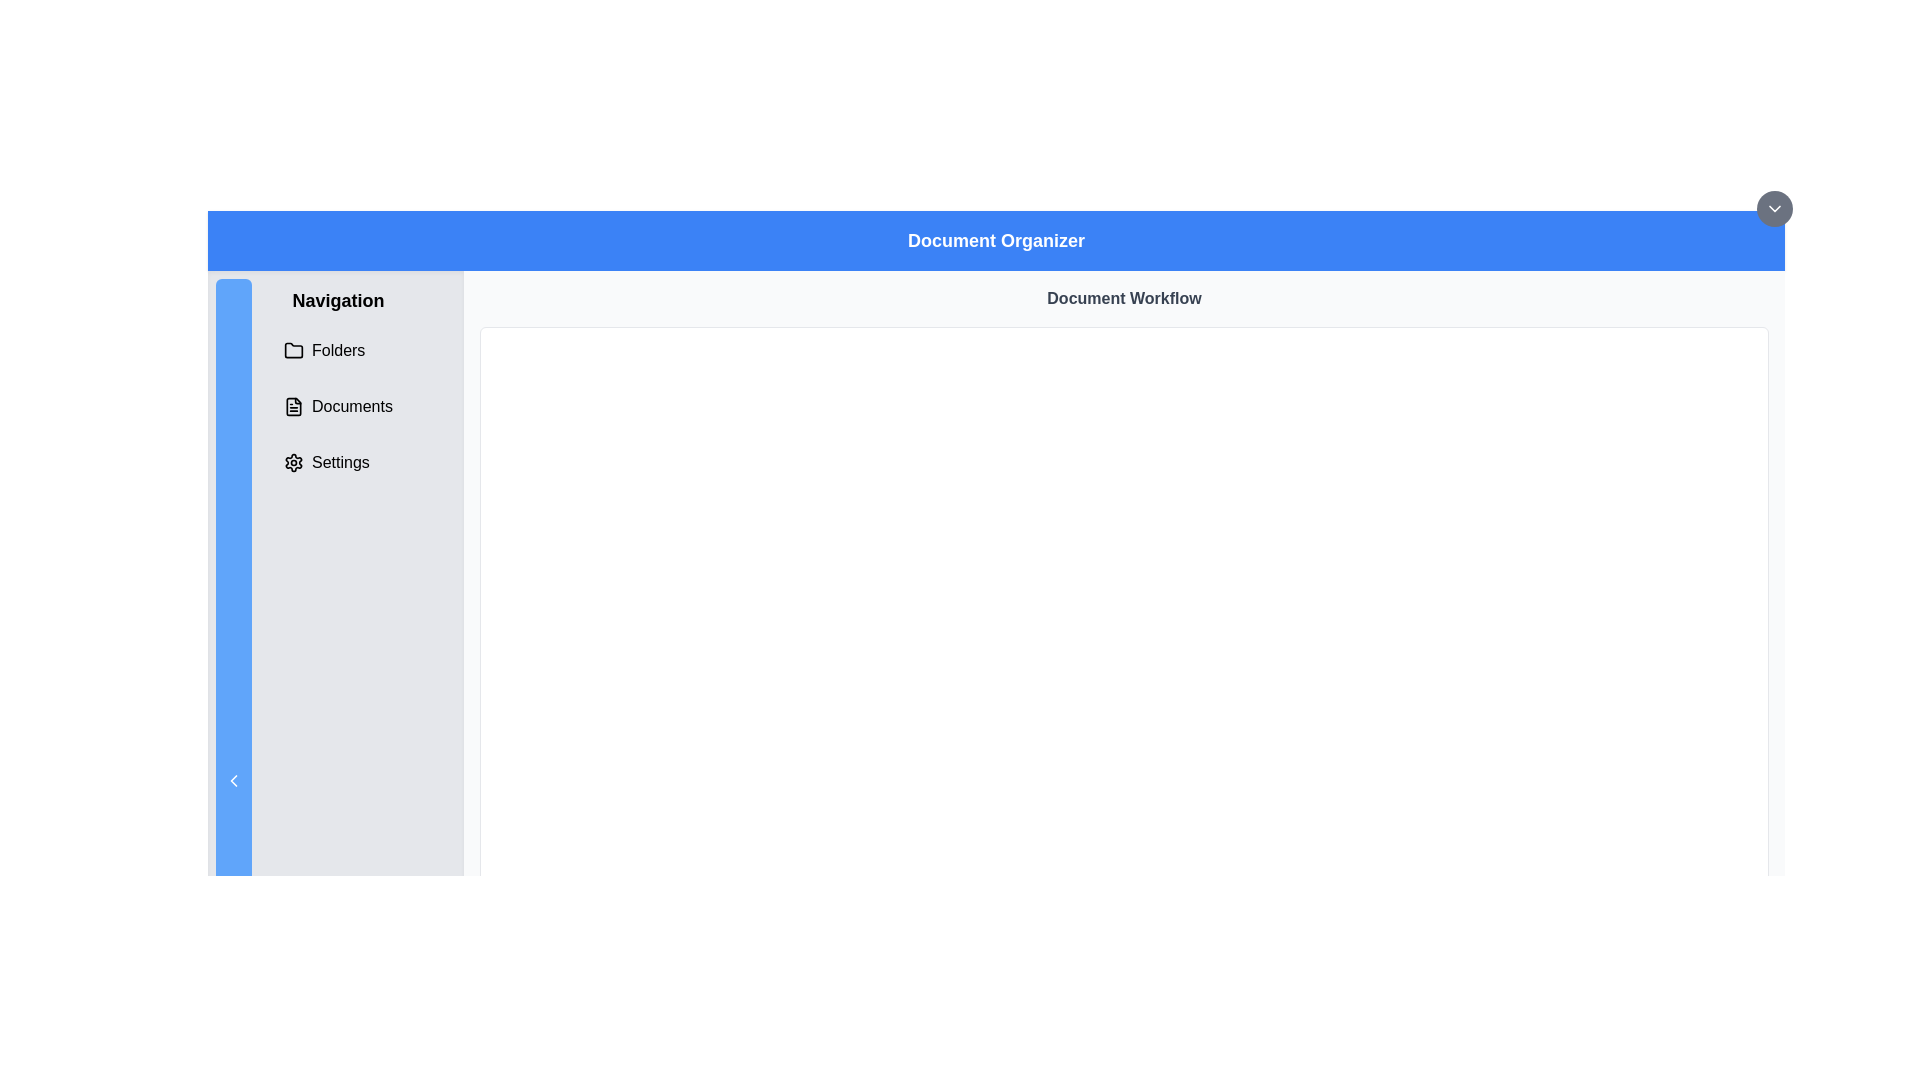  Describe the element at coordinates (338, 462) in the screenshot. I see `the 'Settings' navigation menu item, which features a gear-shaped icon and is the third item in the vertical list under the 'Navigation' header` at that location.